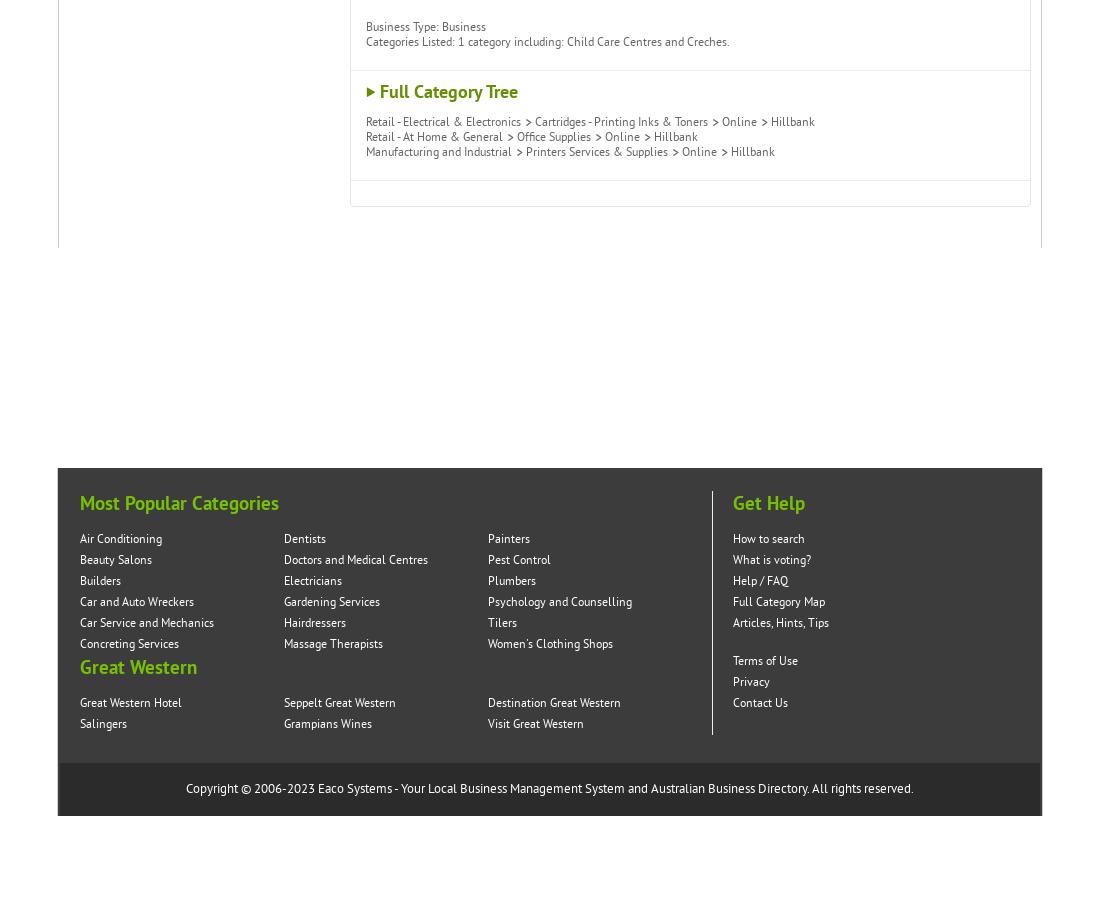  Describe the element at coordinates (332, 643) in the screenshot. I see `'Massage Therapists'` at that location.